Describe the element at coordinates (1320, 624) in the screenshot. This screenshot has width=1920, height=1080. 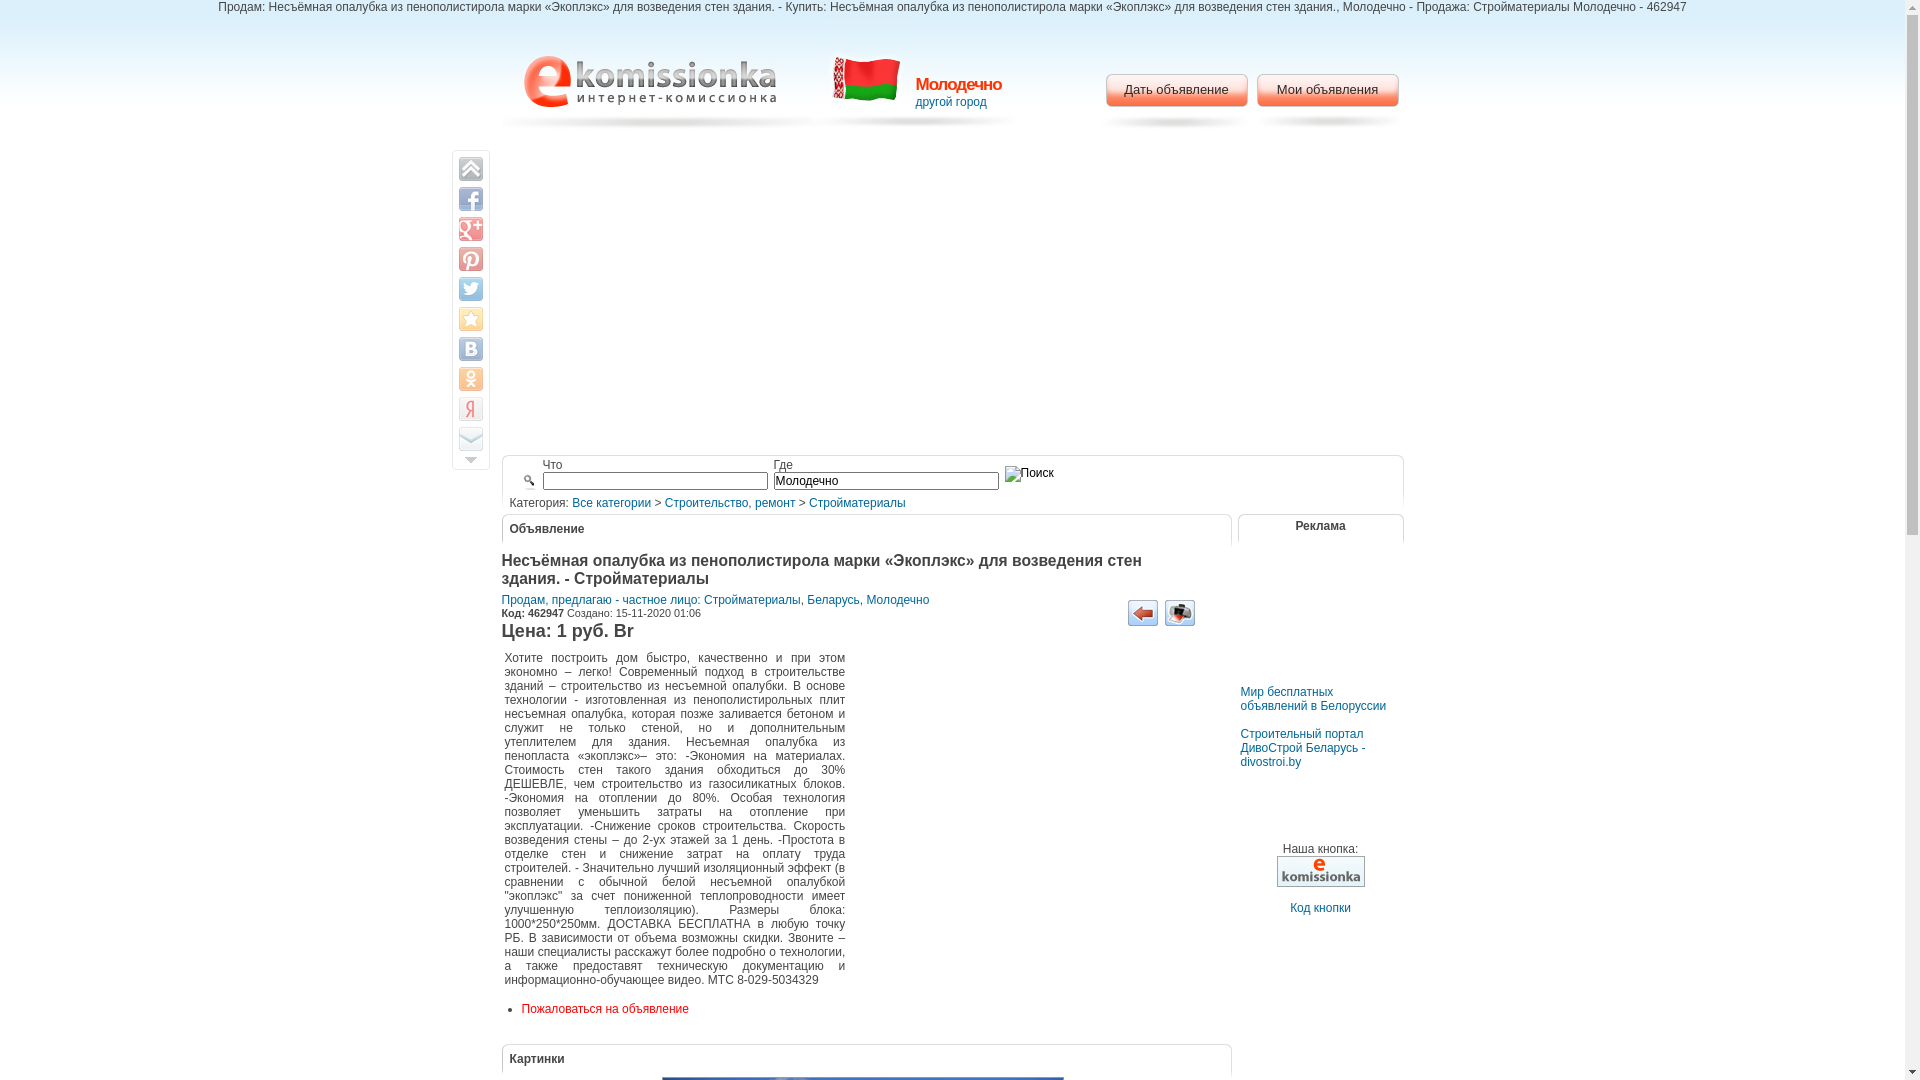
I see `'Advertisement'` at that location.